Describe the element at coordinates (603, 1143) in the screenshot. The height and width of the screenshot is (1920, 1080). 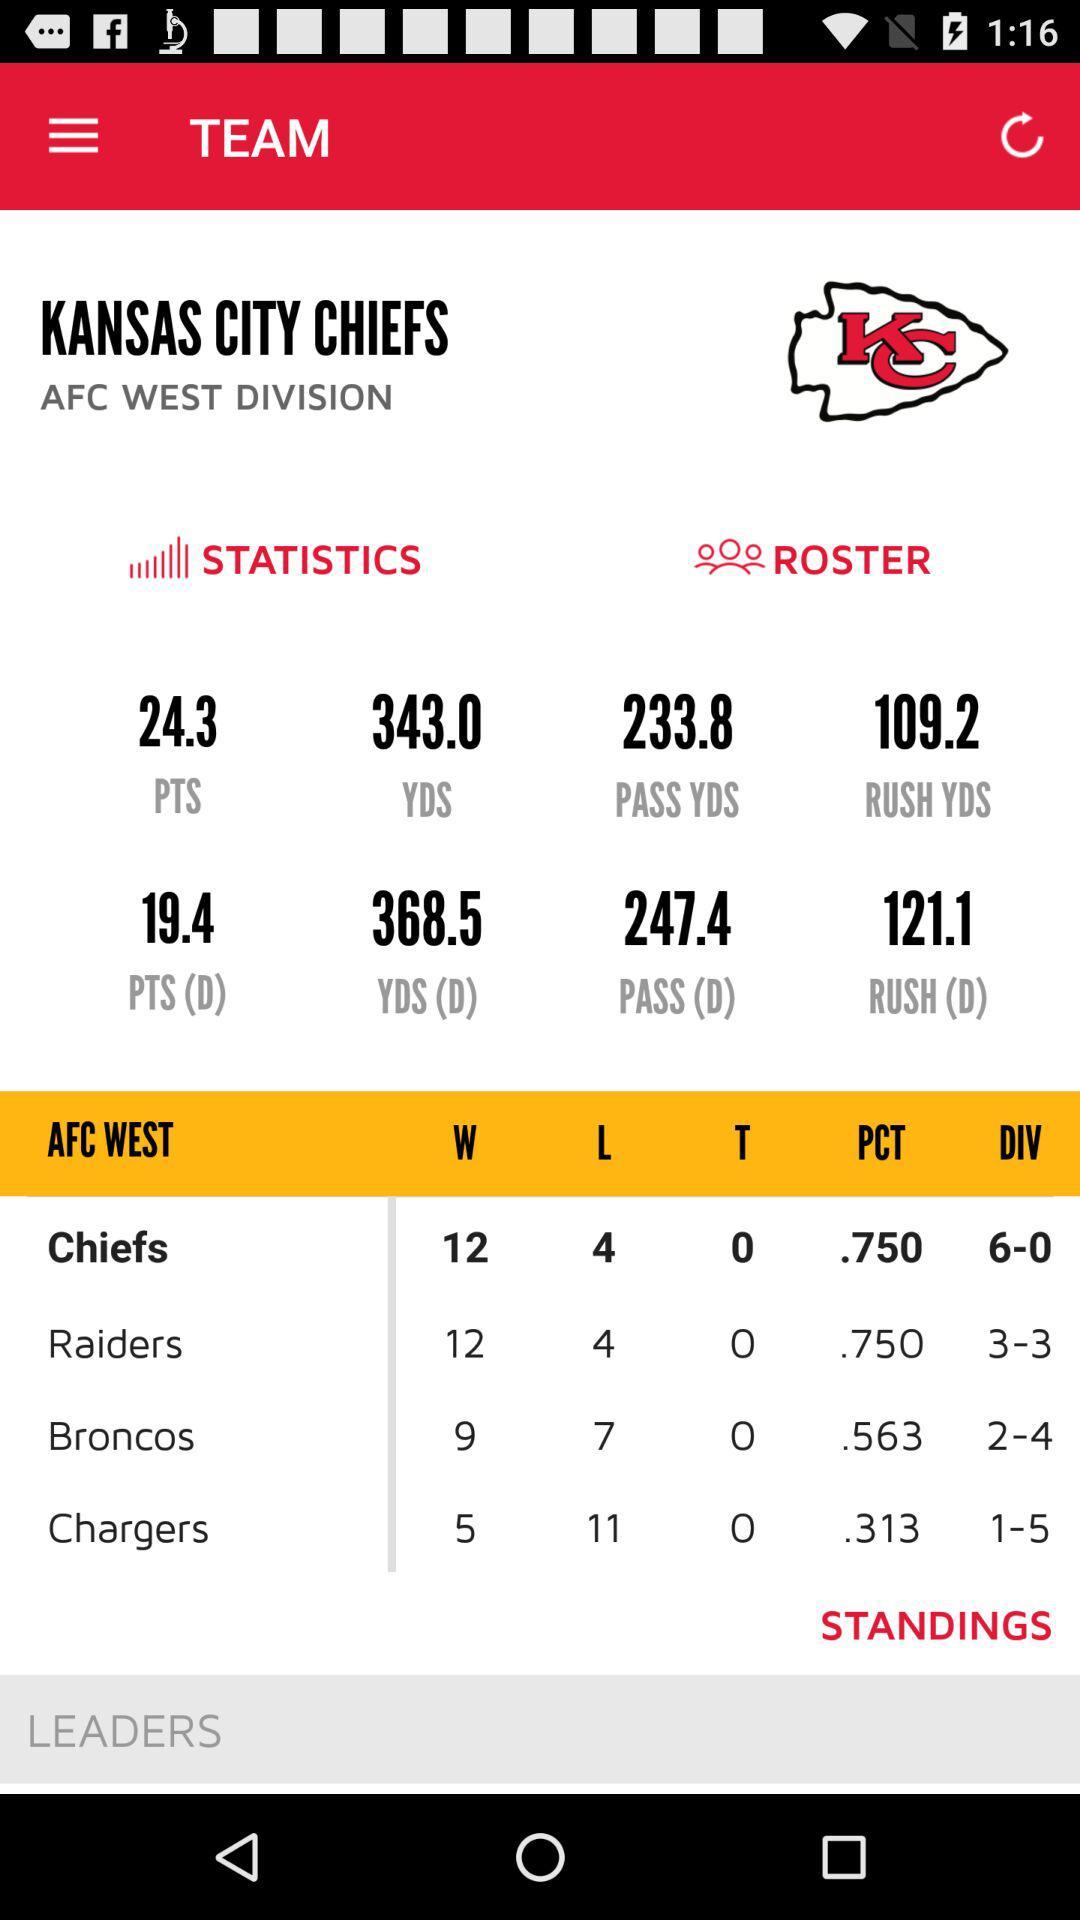
I see `item above 12 icon` at that location.